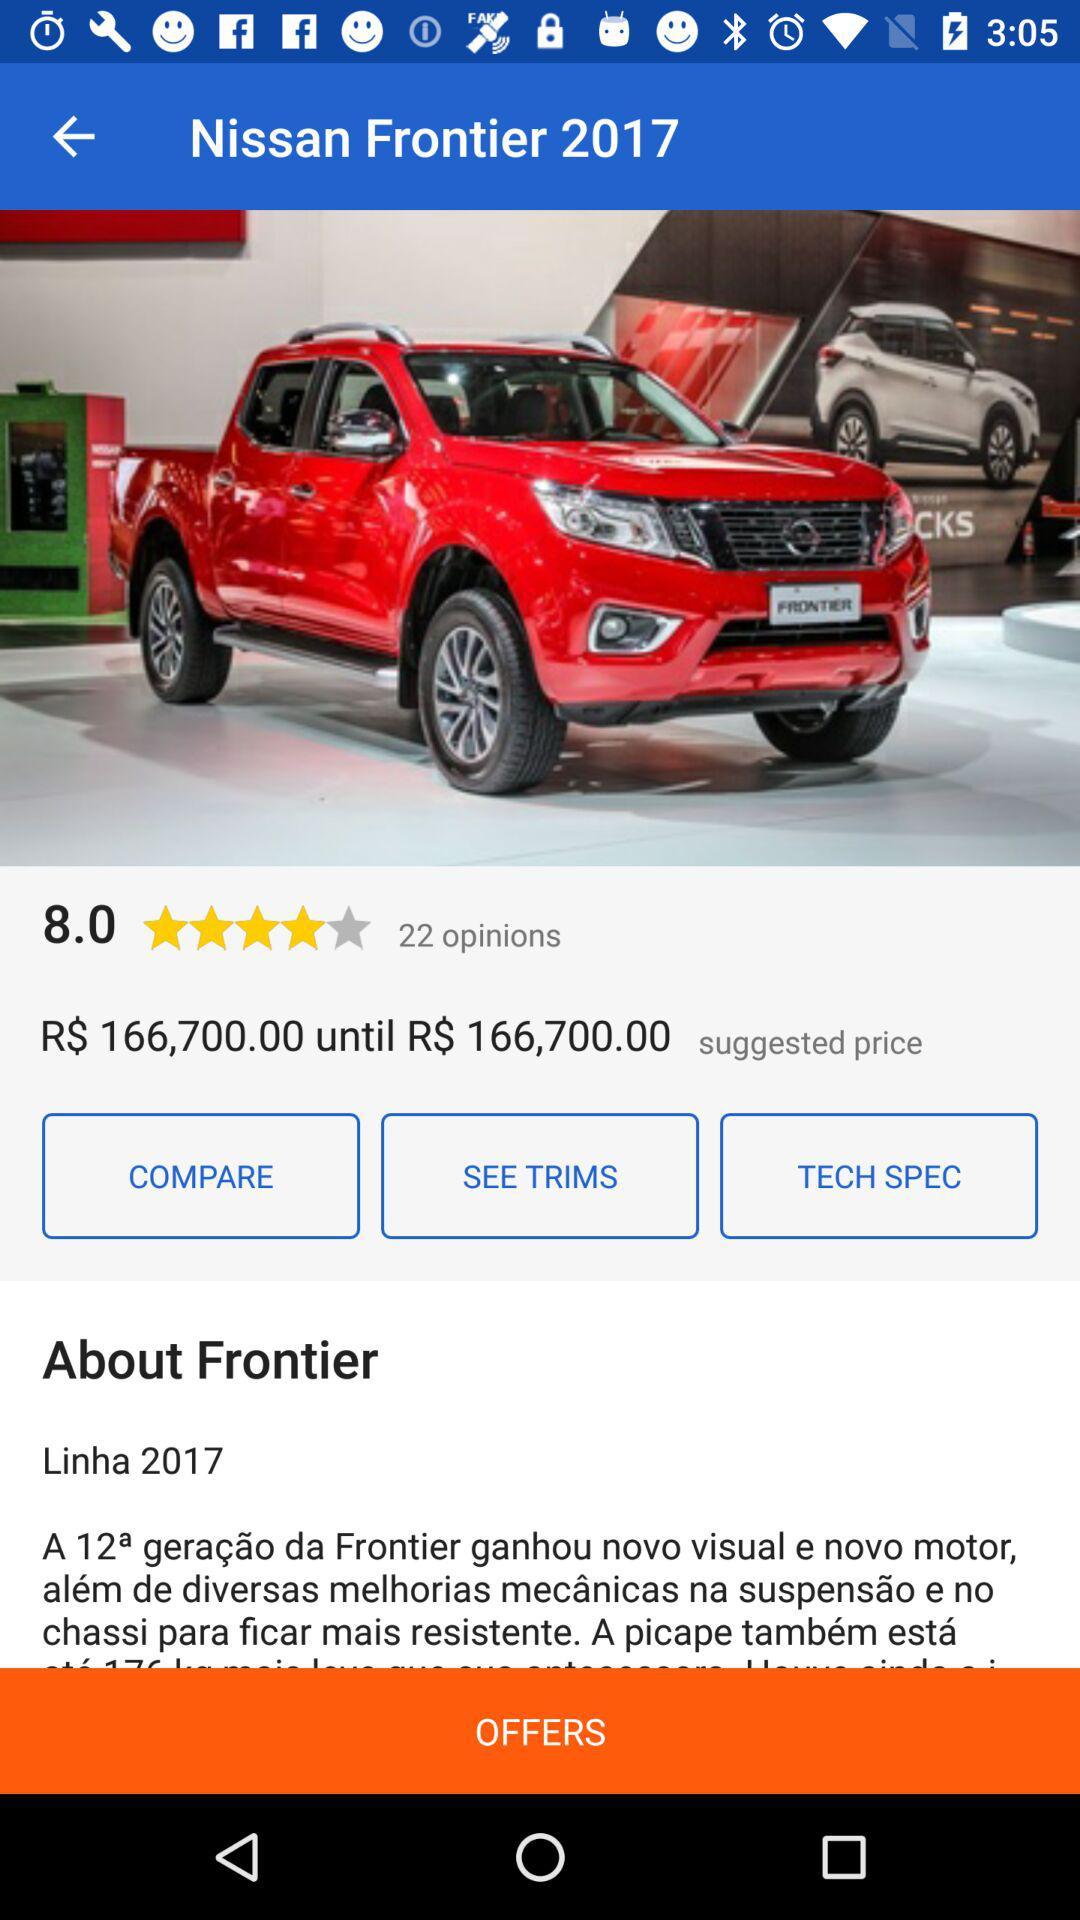  What do you see at coordinates (540, 1176) in the screenshot?
I see `item below r 166 700 icon` at bounding box center [540, 1176].